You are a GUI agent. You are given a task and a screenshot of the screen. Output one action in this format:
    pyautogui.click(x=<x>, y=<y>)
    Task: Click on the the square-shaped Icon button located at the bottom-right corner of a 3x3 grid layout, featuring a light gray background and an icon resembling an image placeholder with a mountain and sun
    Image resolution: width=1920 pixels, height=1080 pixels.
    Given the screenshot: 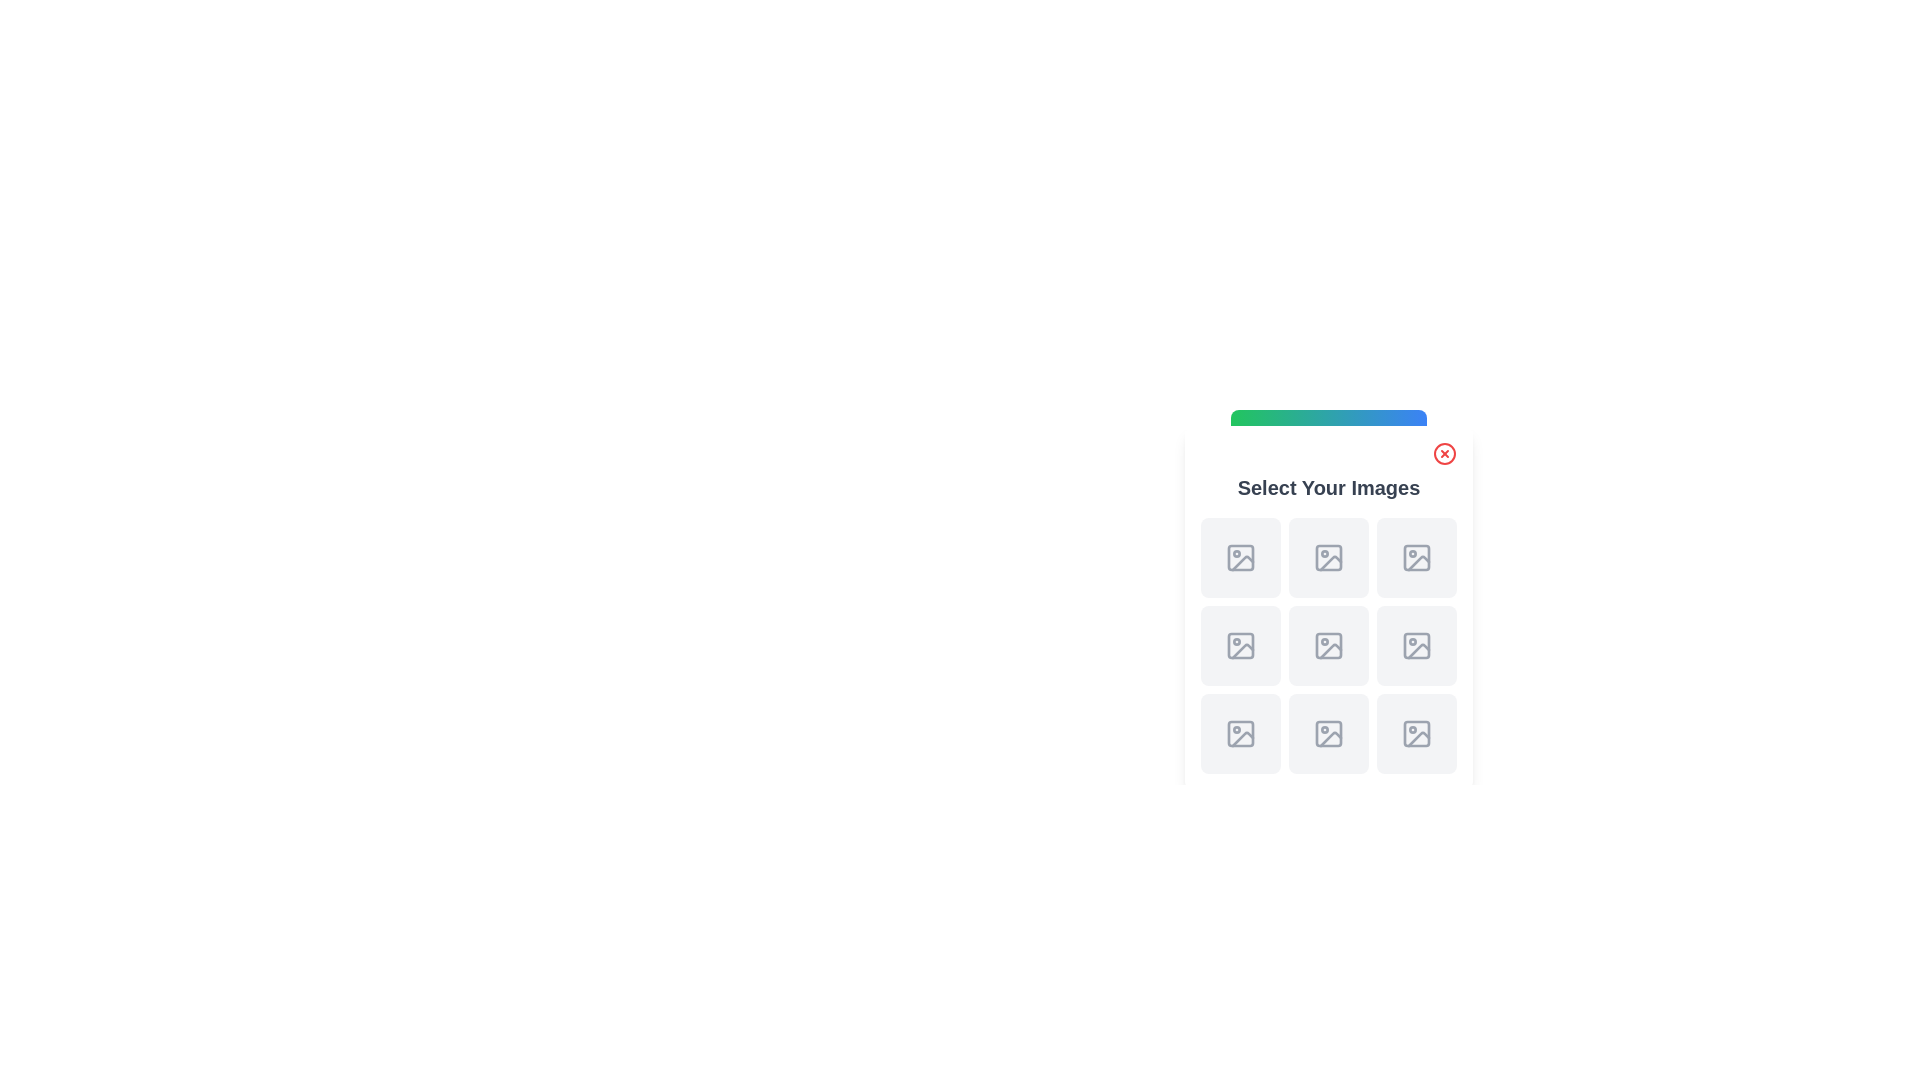 What is the action you would take?
    pyautogui.click(x=1415, y=558)
    